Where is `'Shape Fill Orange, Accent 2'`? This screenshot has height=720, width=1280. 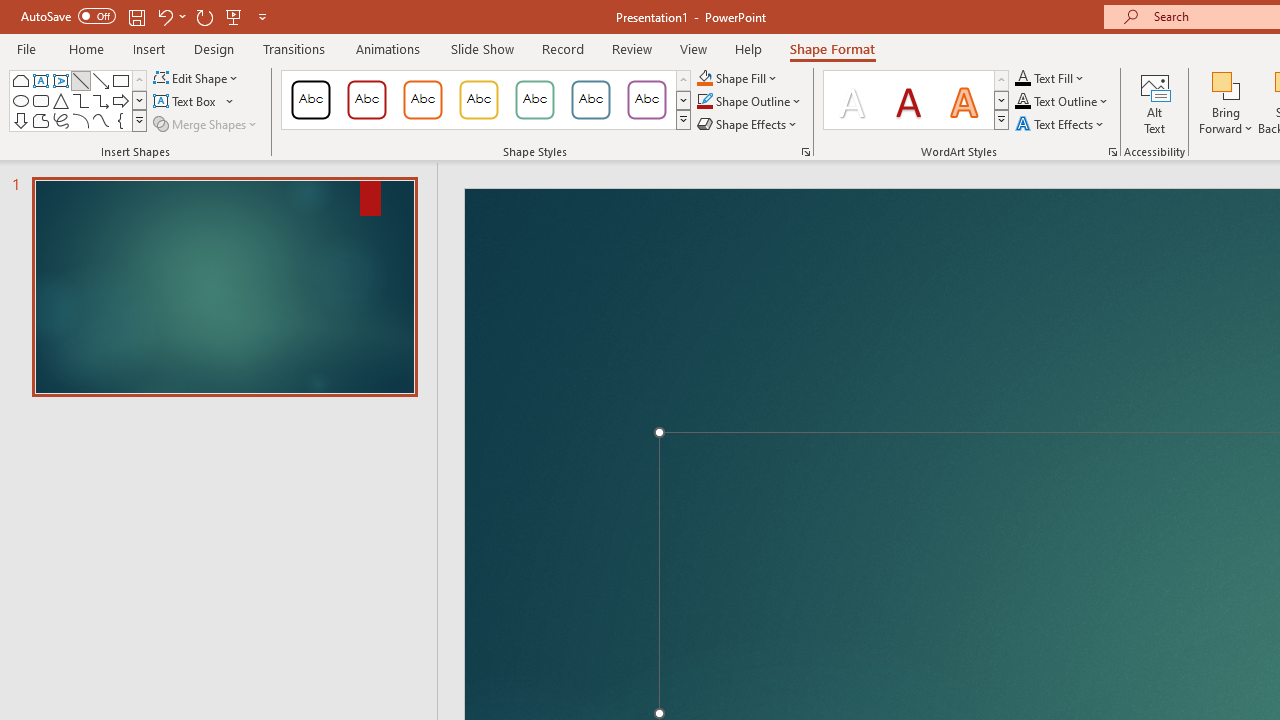
'Shape Fill Orange, Accent 2' is located at coordinates (704, 77).